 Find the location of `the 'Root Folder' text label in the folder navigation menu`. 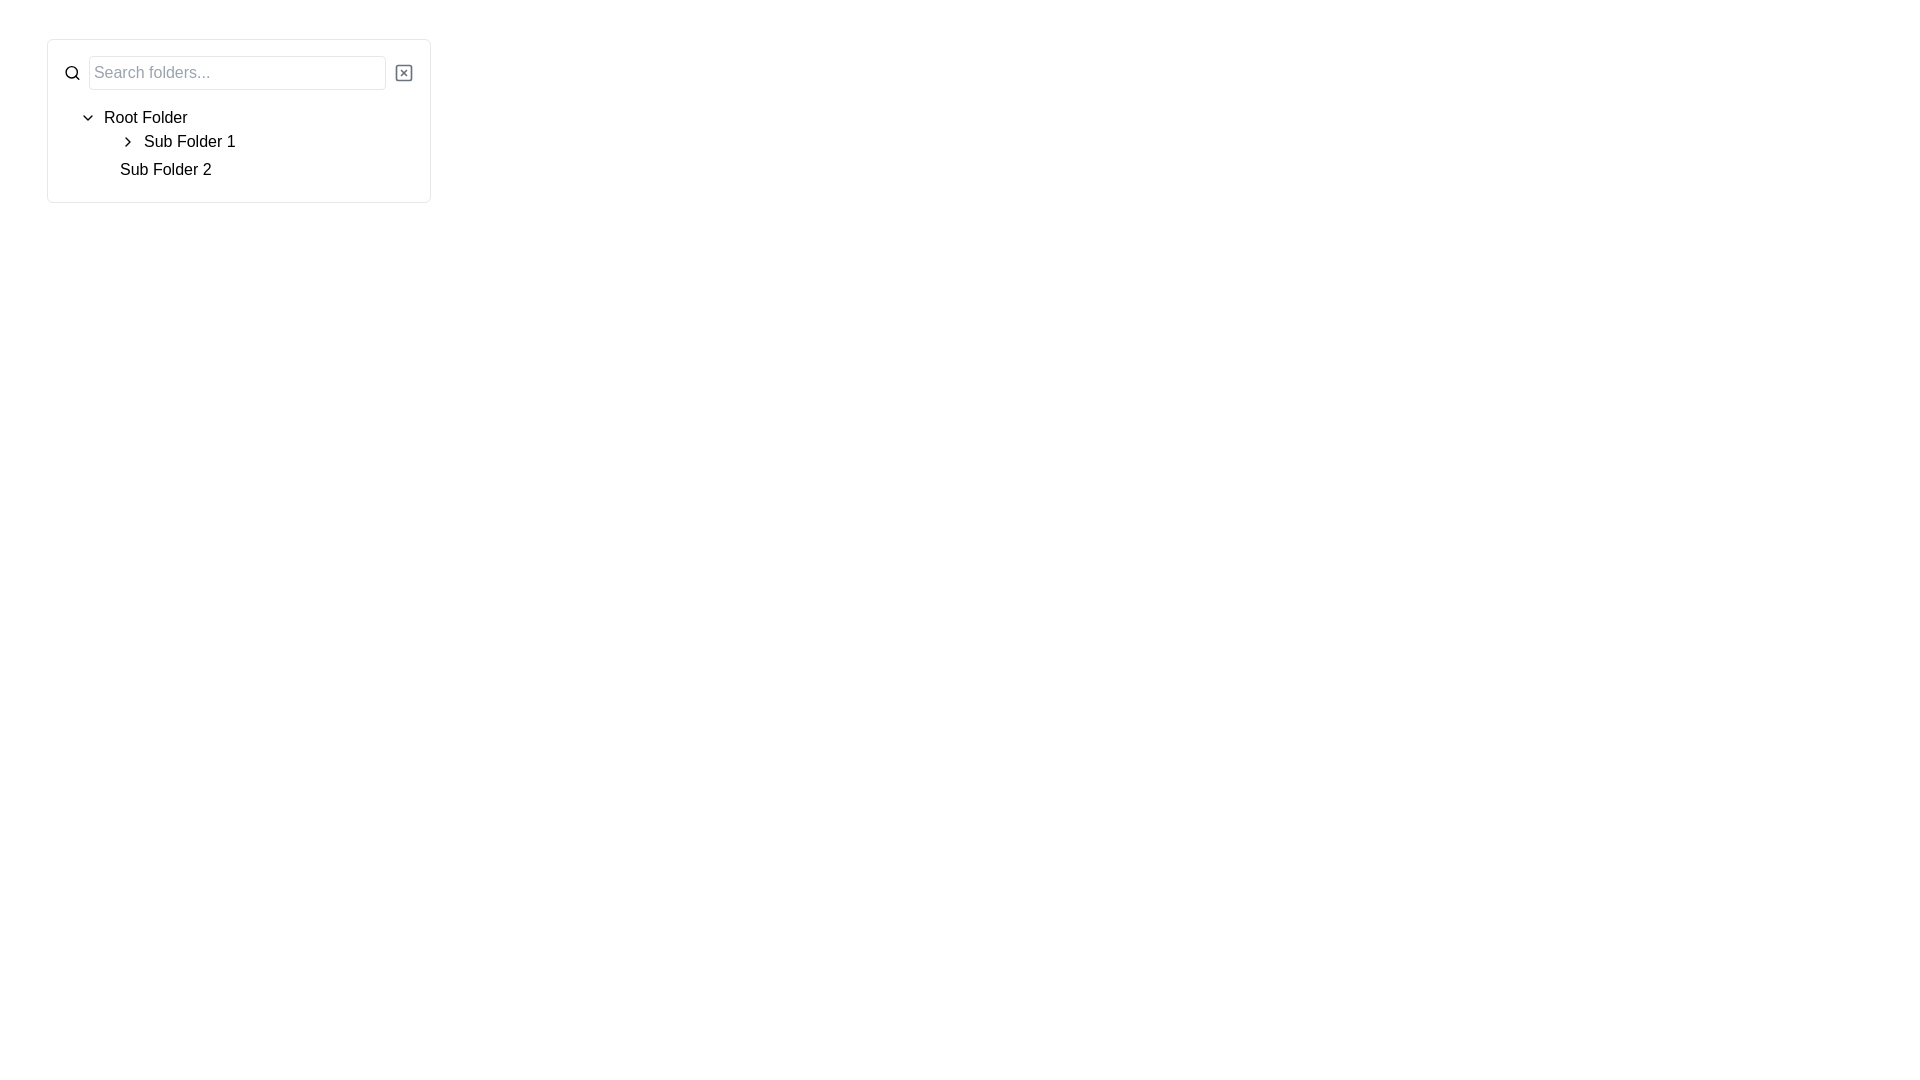

the 'Root Folder' text label in the folder navigation menu is located at coordinates (144, 118).